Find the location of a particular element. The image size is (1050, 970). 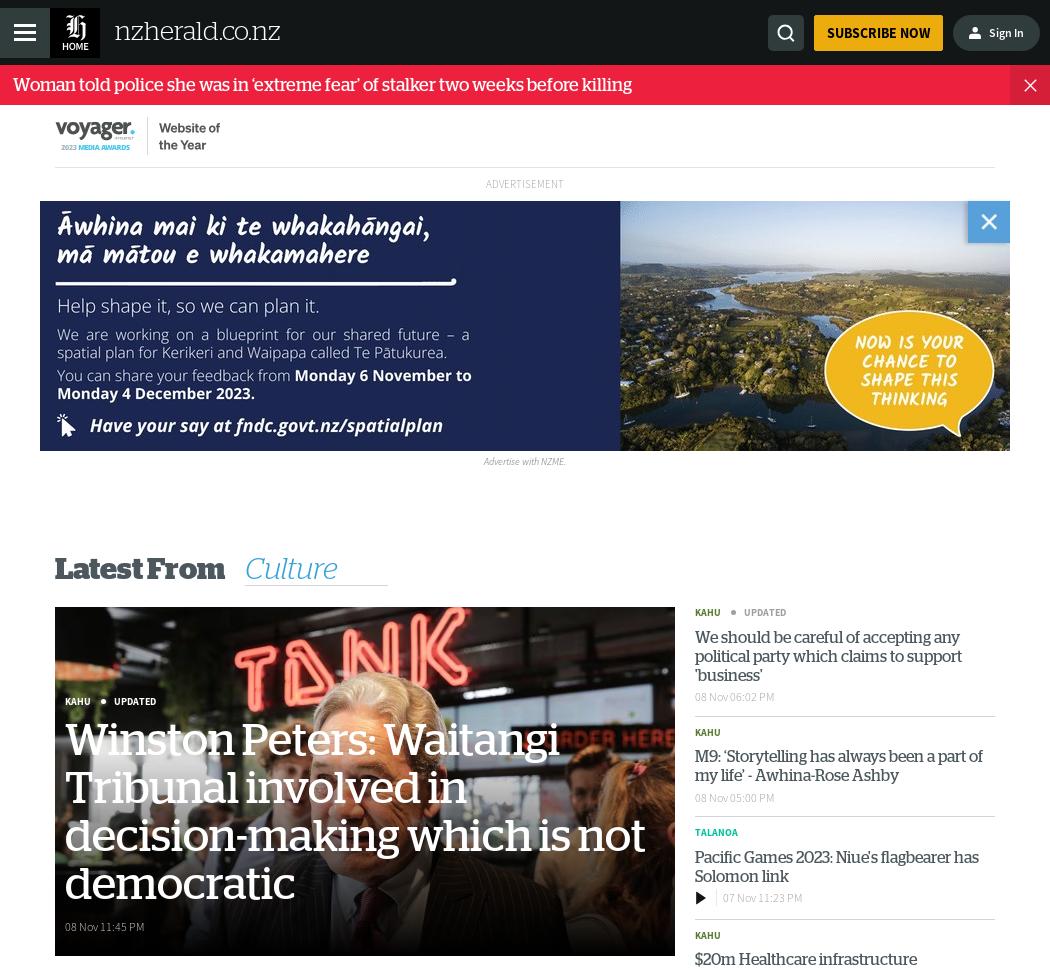

'Latest From' is located at coordinates (138, 568).